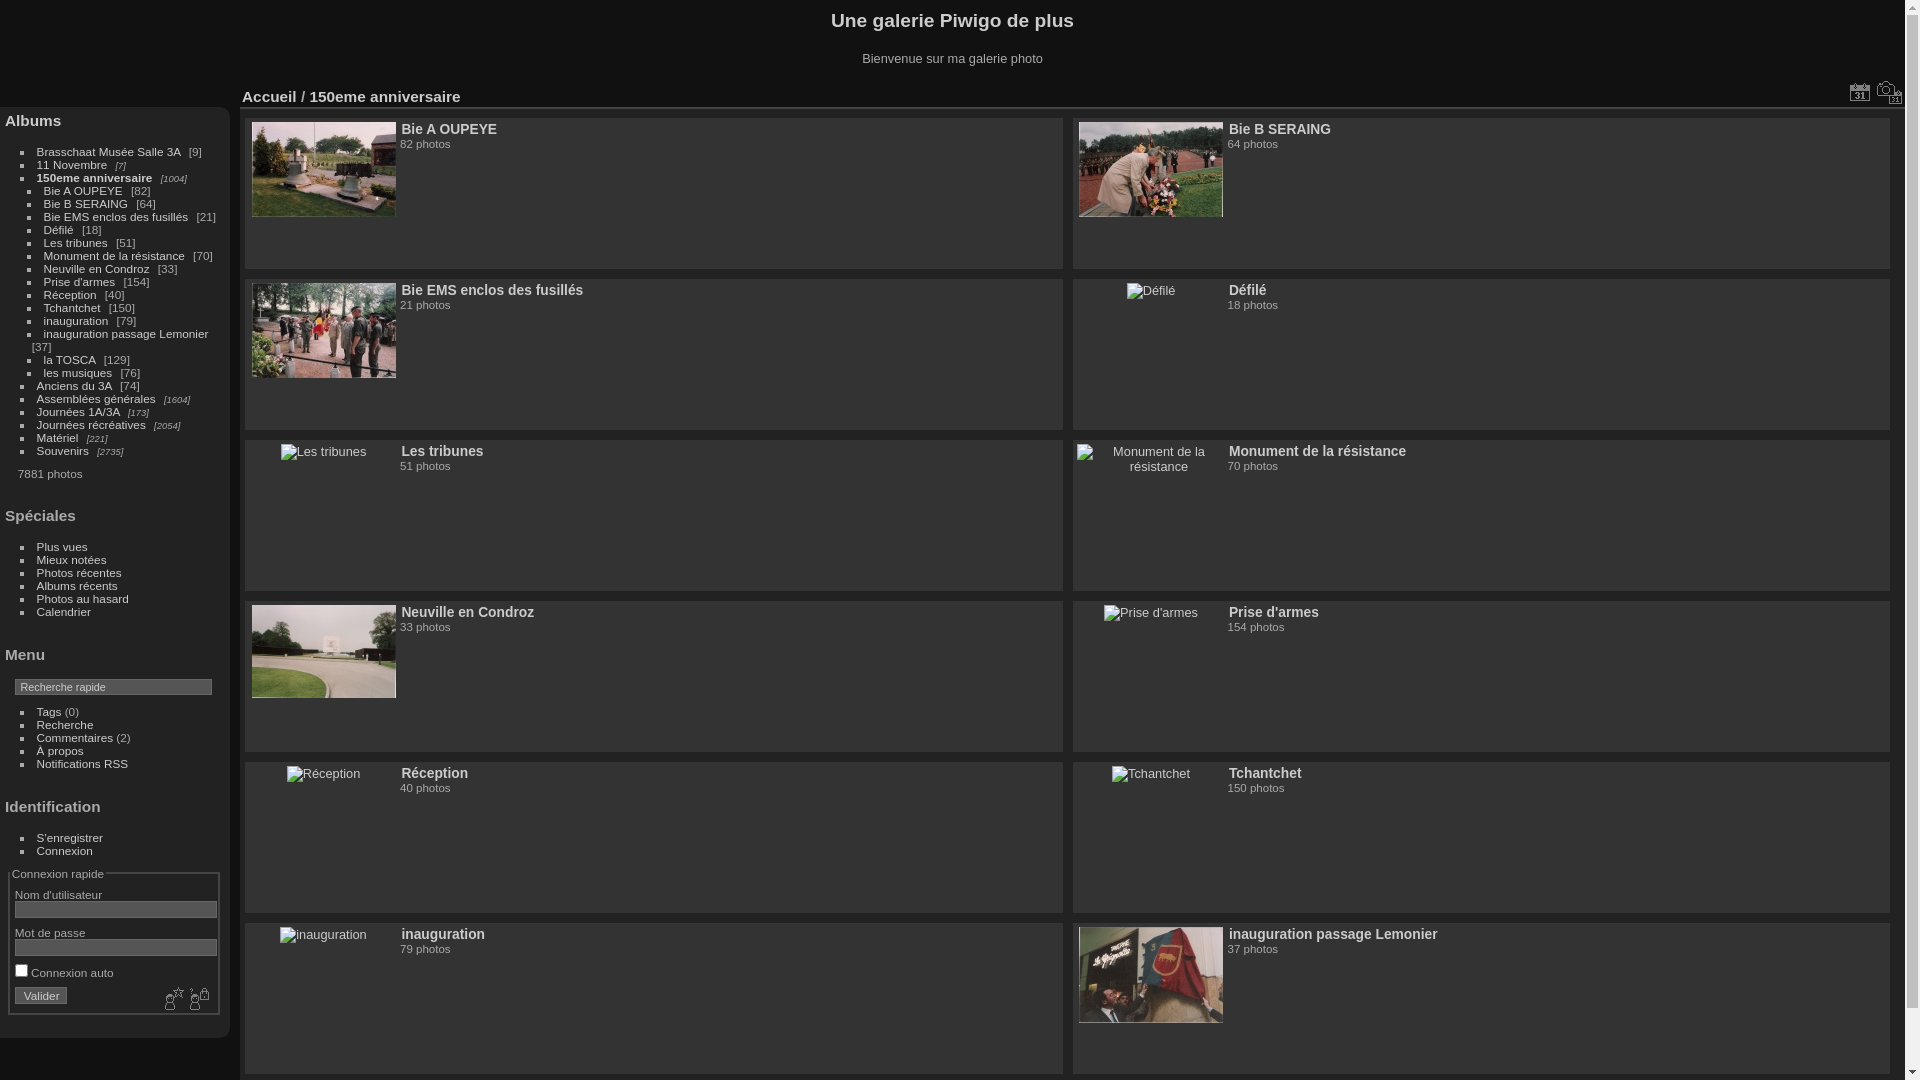 This screenshot has height=1080, width=1920. What do you see at coordinates (78, 372) in the screenshot?
I see `'les musiques'` at bounding box center [78, 372].